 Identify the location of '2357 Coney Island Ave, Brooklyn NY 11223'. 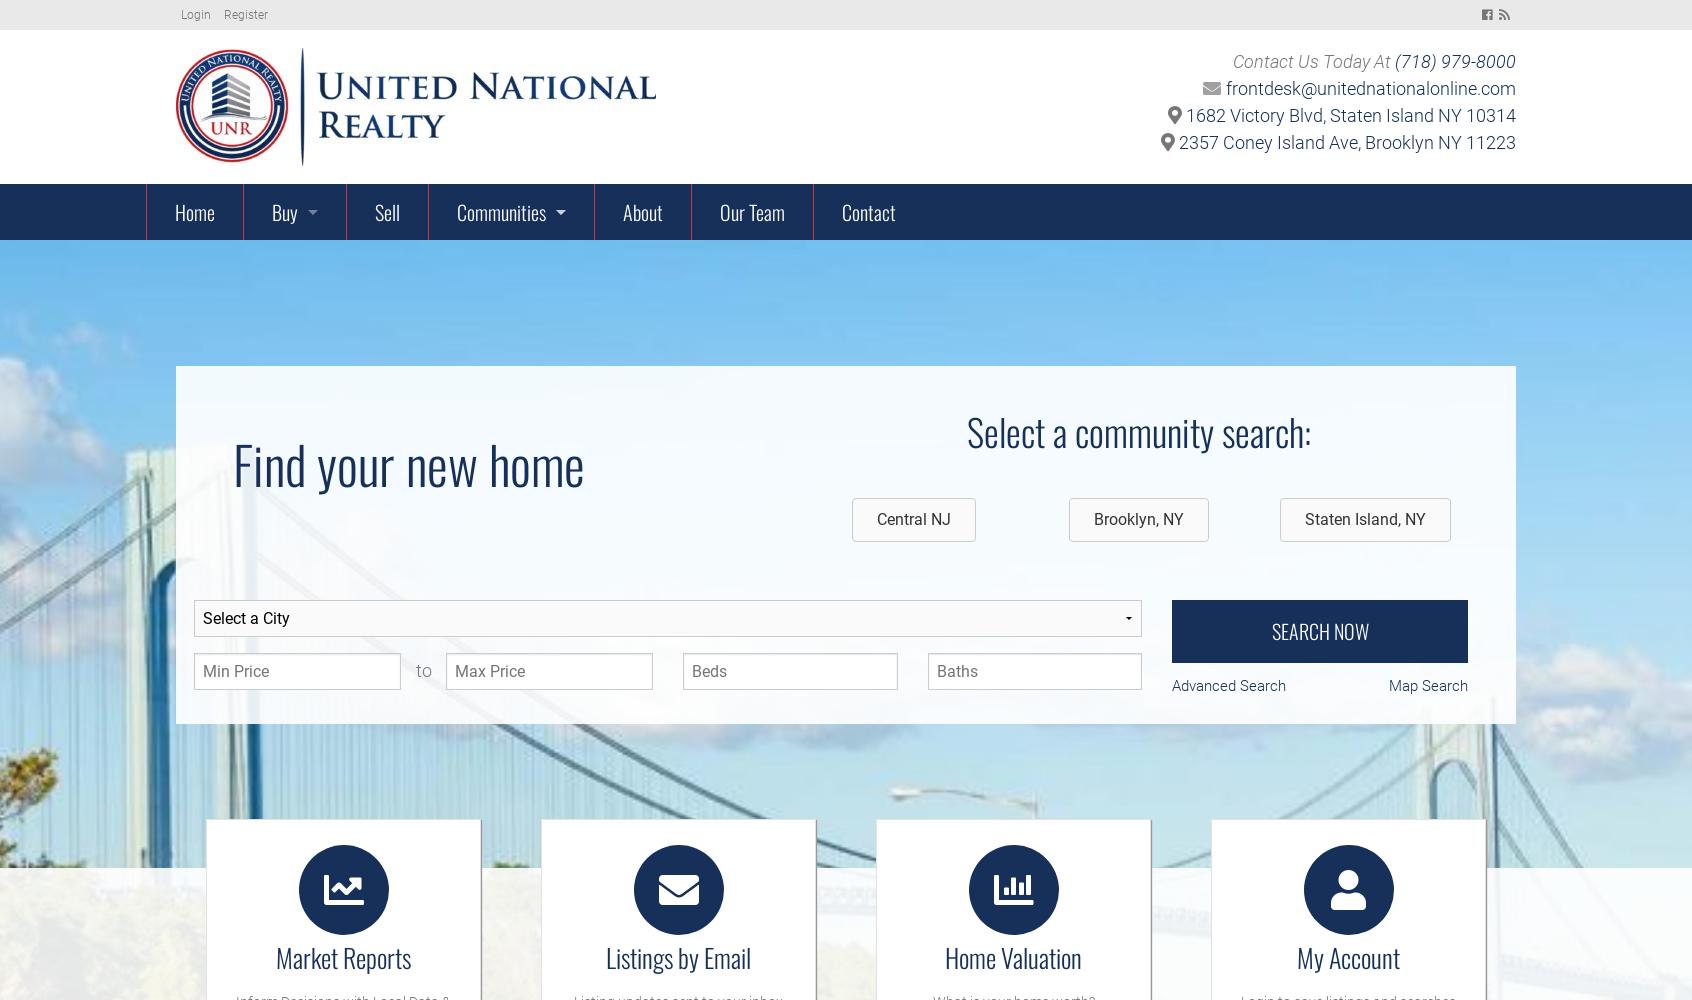
(1345, 142).